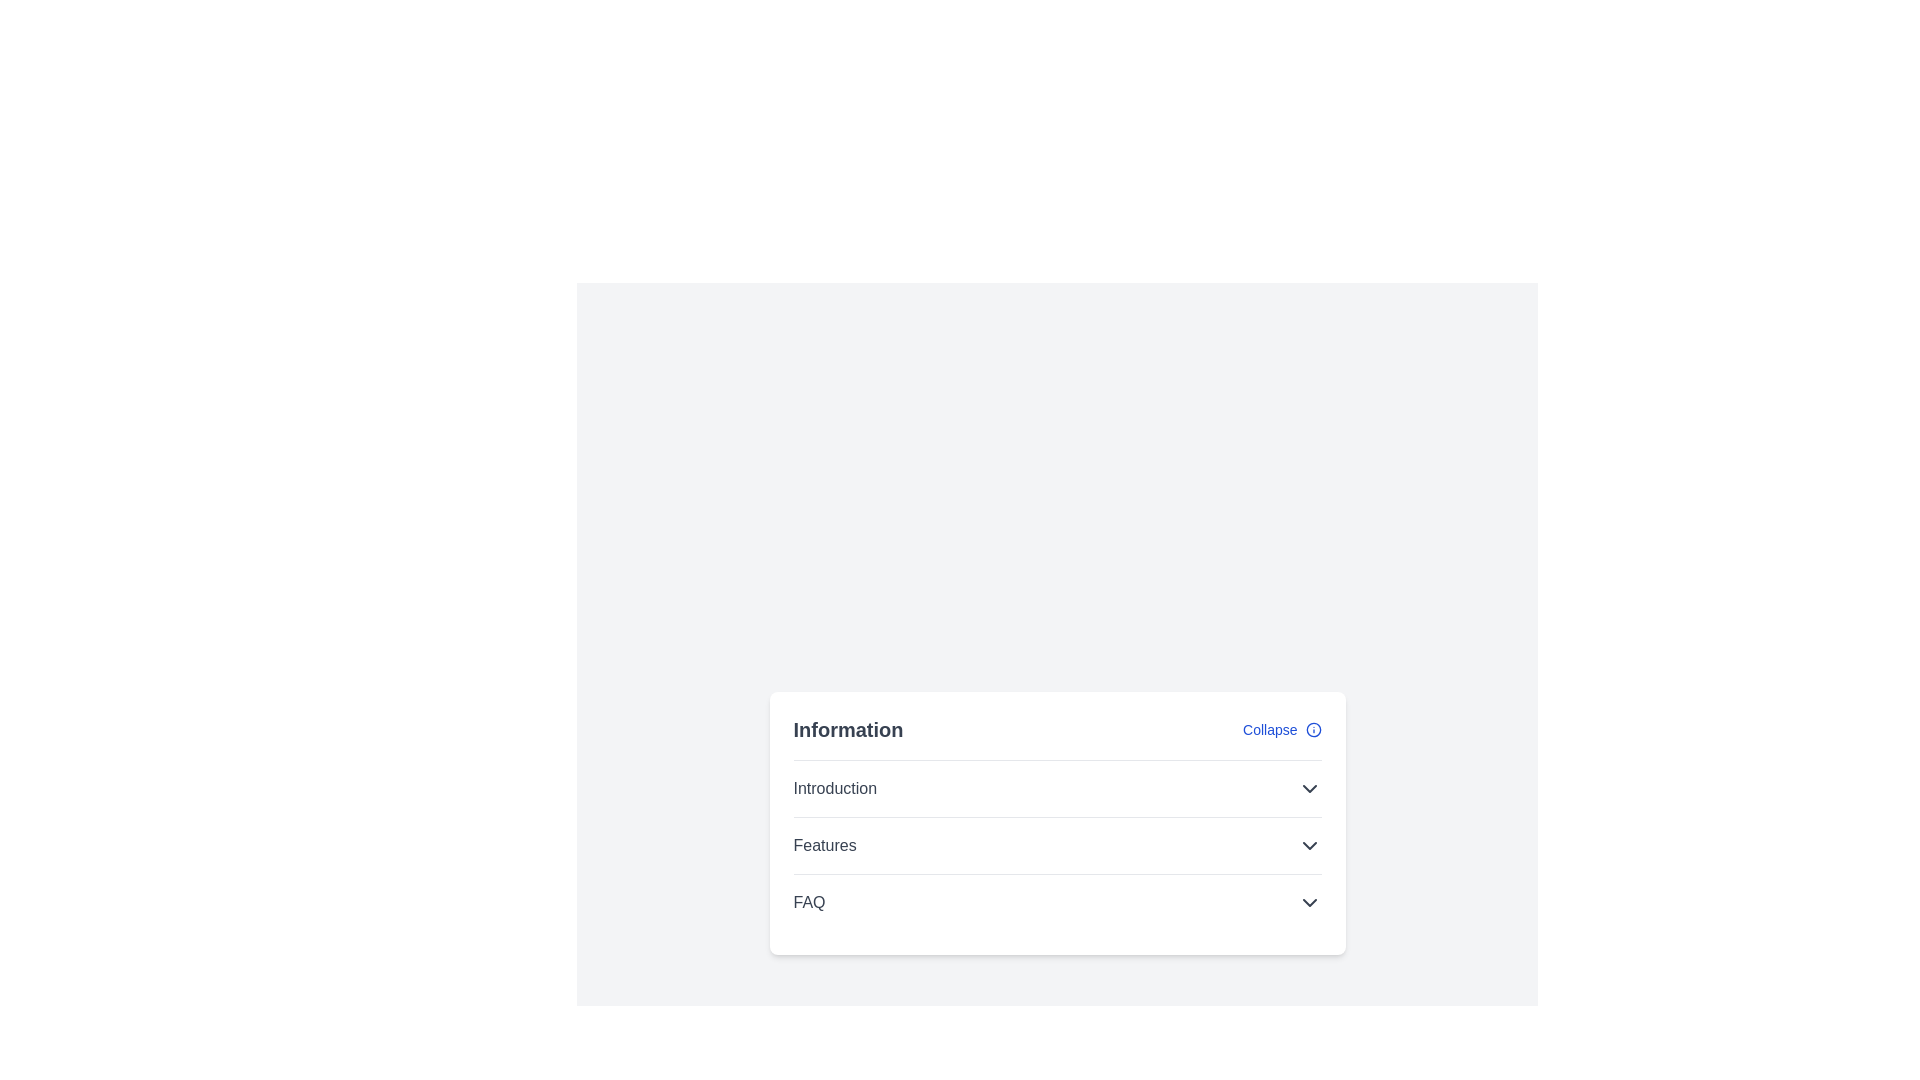  What do you see at coordinates (1056, 902) in the screenshot?
I see `the 'FAQ' list item at the bottom of the vertical list` at bounding box center [1056, 902].